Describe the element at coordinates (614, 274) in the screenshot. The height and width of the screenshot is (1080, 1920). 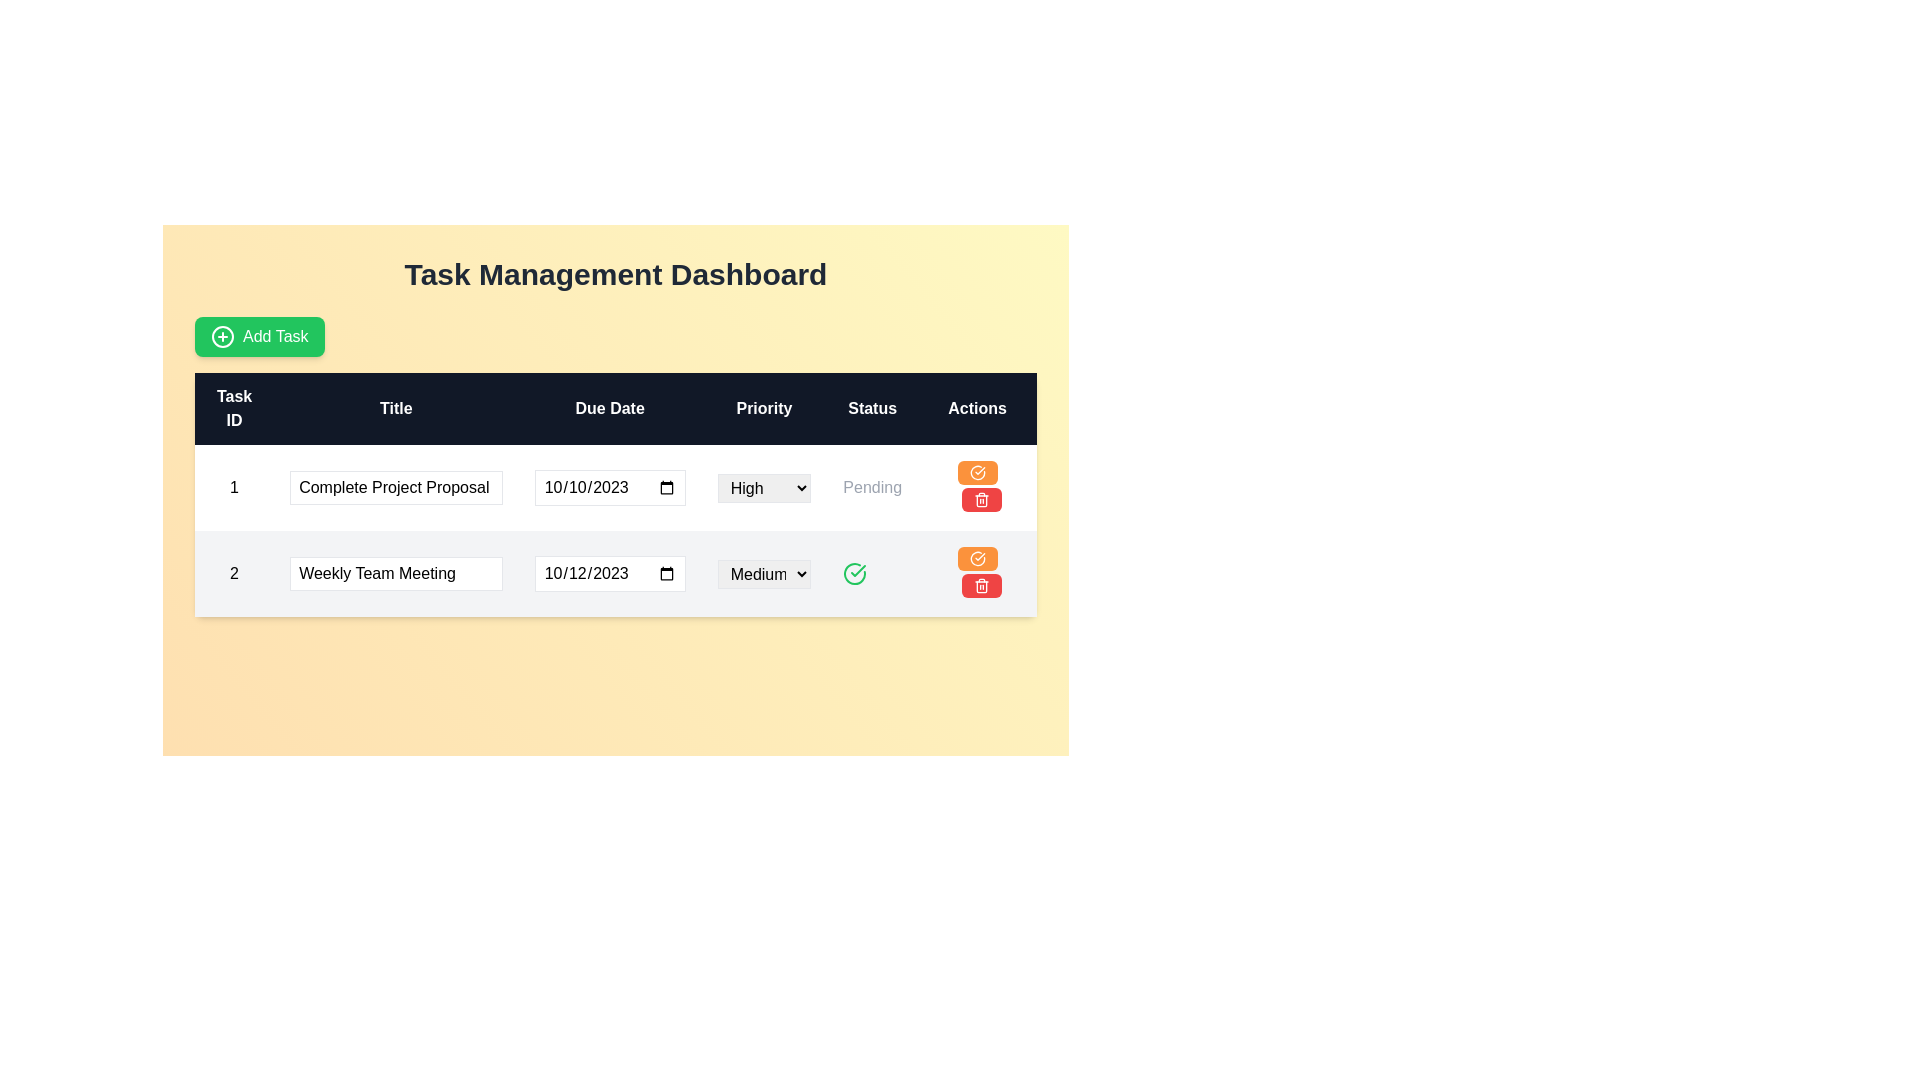
I see `the Header or Title element that serves as the main title for the task management interface, positioned near the top center above the 'Add Task' button and the task details area` at that location.